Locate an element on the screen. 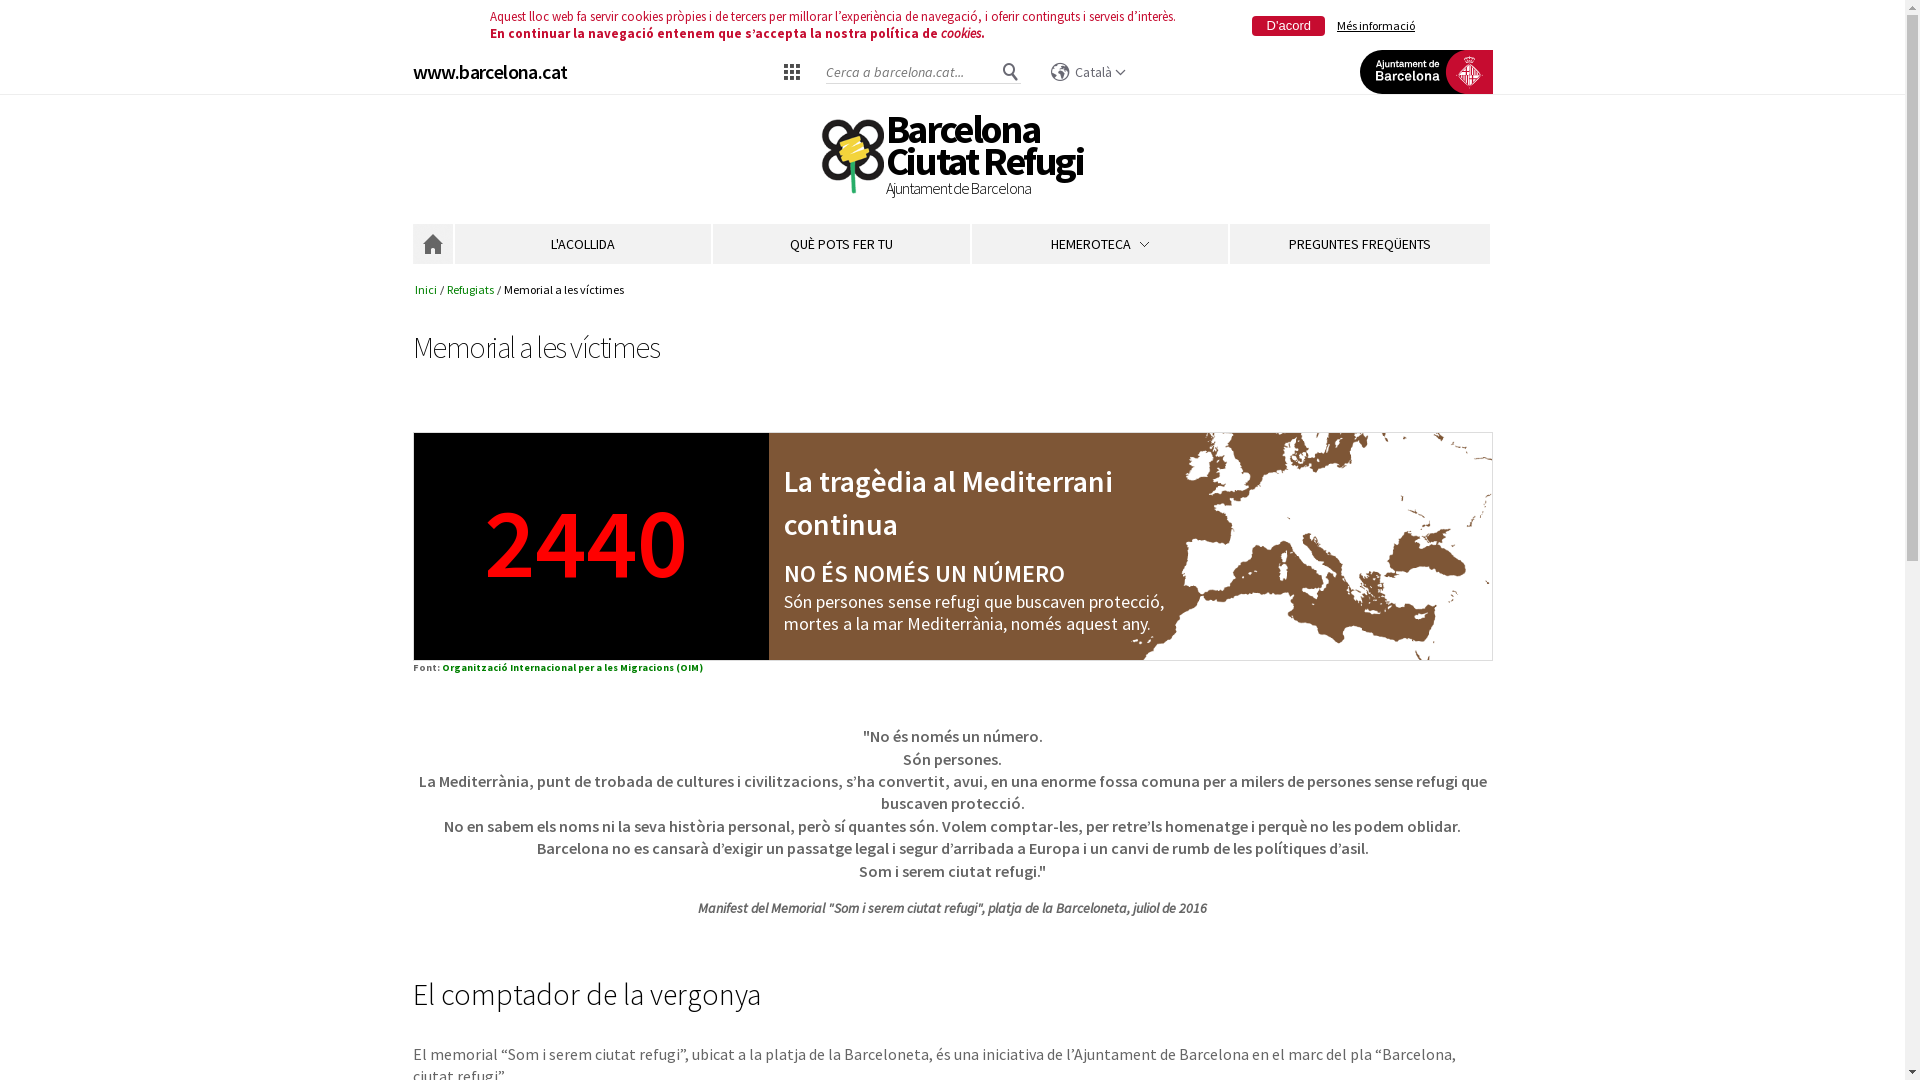 Image resolution: width=1920 pixels, height=1080 pixels. 'D'acord' is located at coordinates (1288, 26).